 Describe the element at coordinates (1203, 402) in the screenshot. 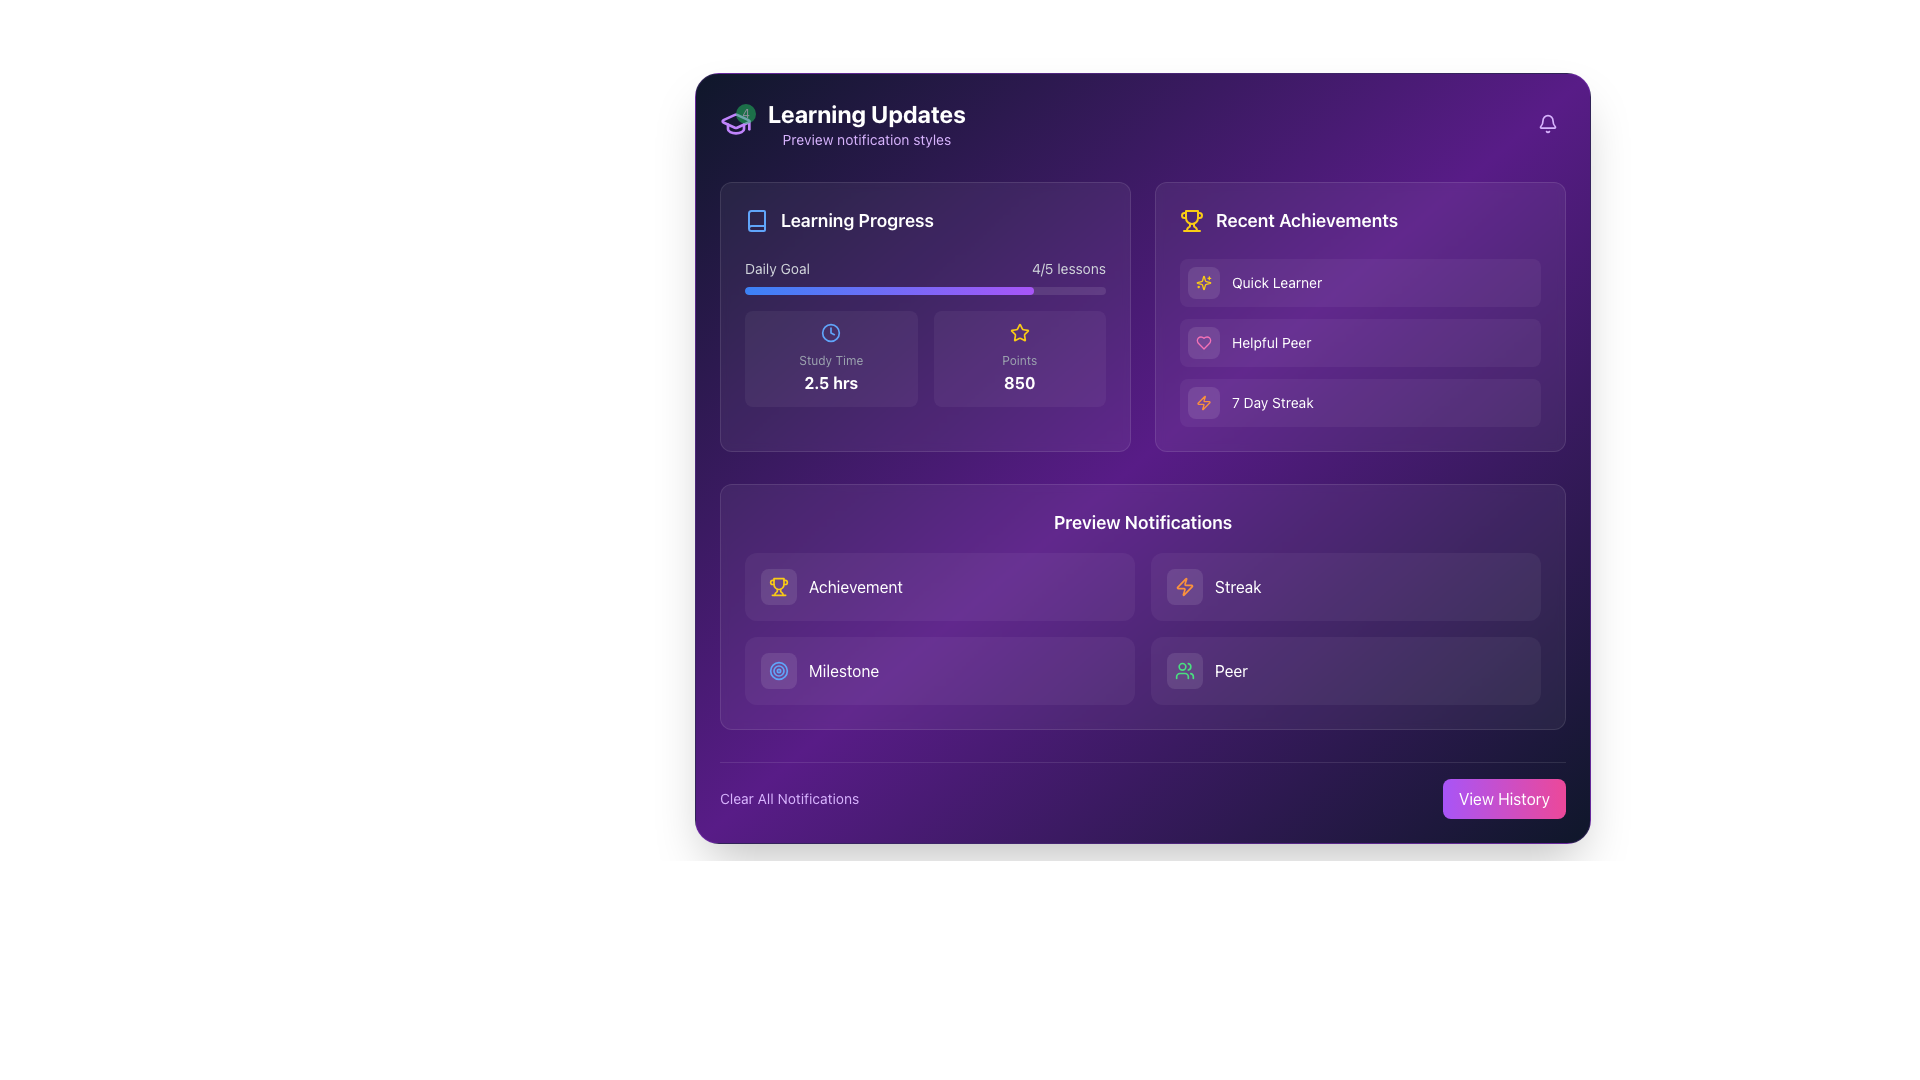

I see `the small orange lightning bolt icon located in the top-right section of the interface, next to the '7 Day Streak' text` at that location.